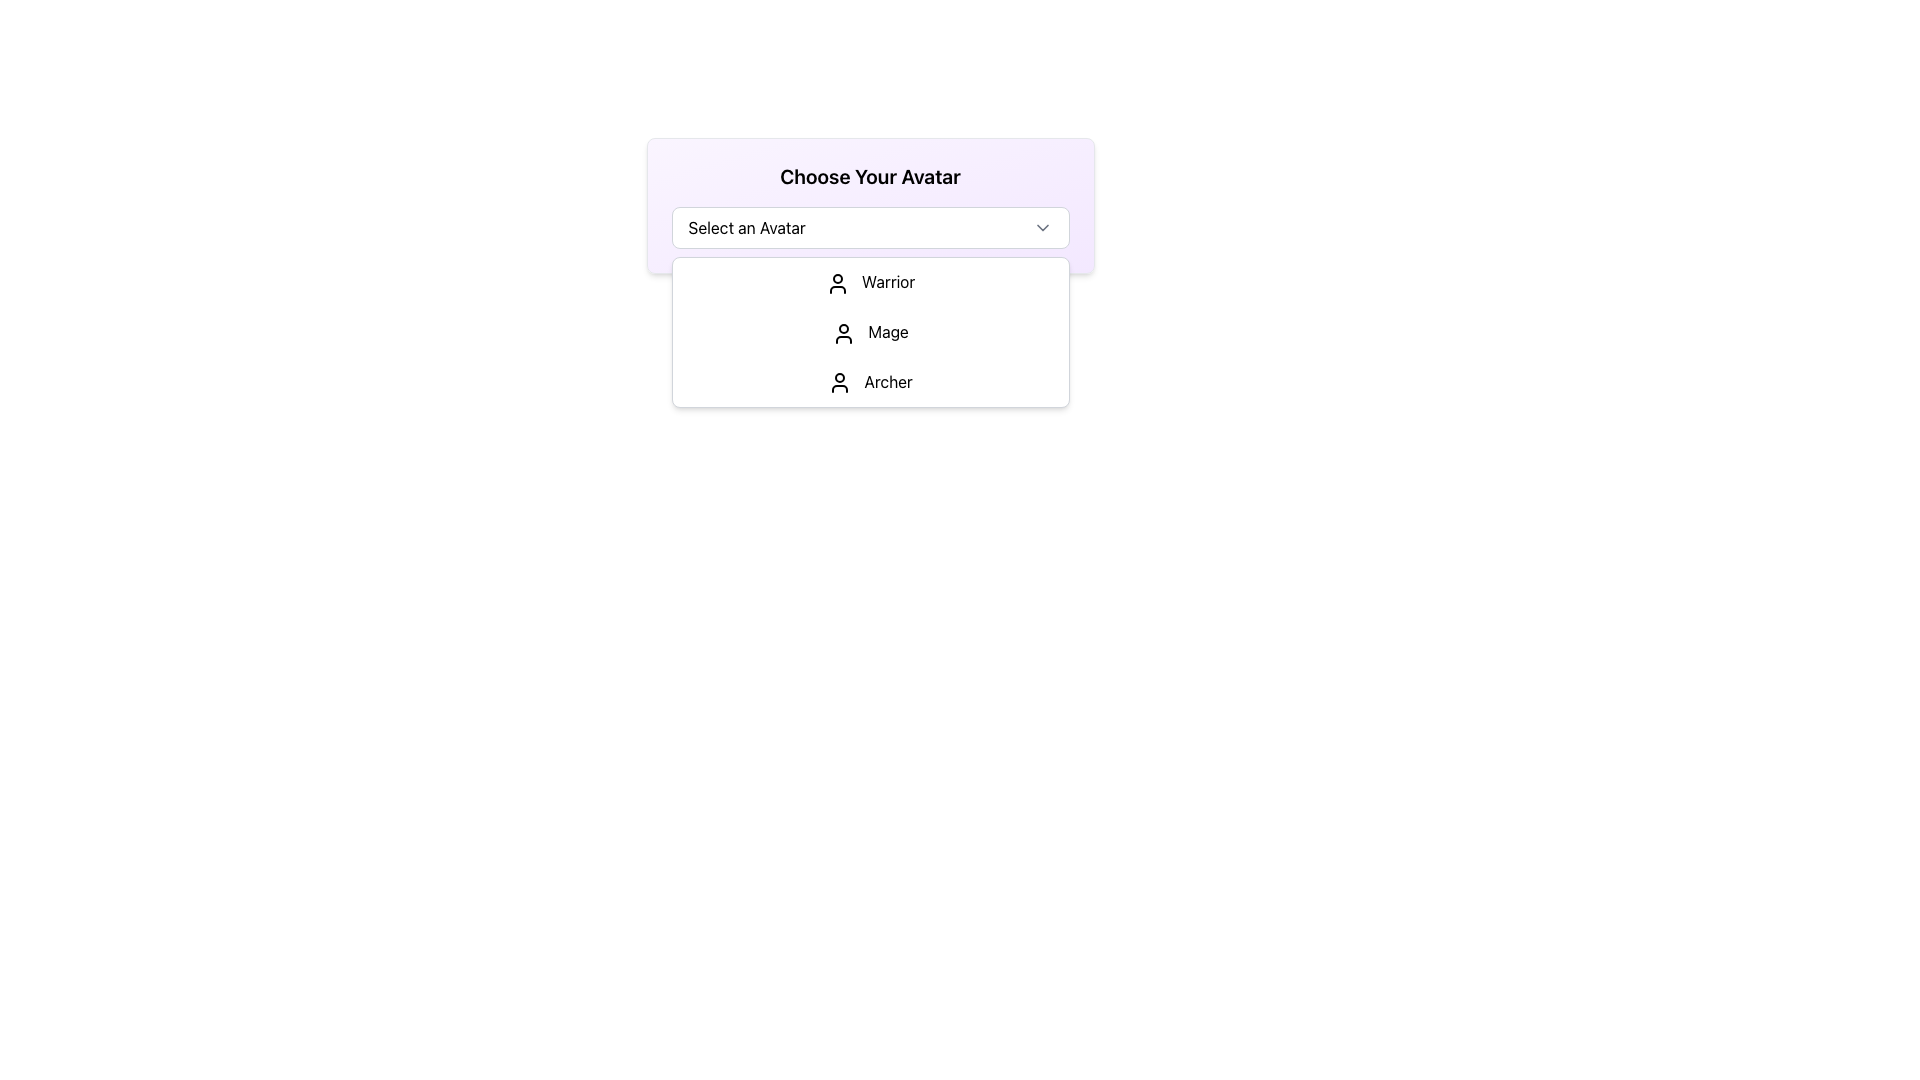 The width and height of the screenshot is (1920, 1080). I want to click on the 'Warrior' dropdown menu option, which is the first entry in the list under 'Choose Your Avatar', so click(870, 282).